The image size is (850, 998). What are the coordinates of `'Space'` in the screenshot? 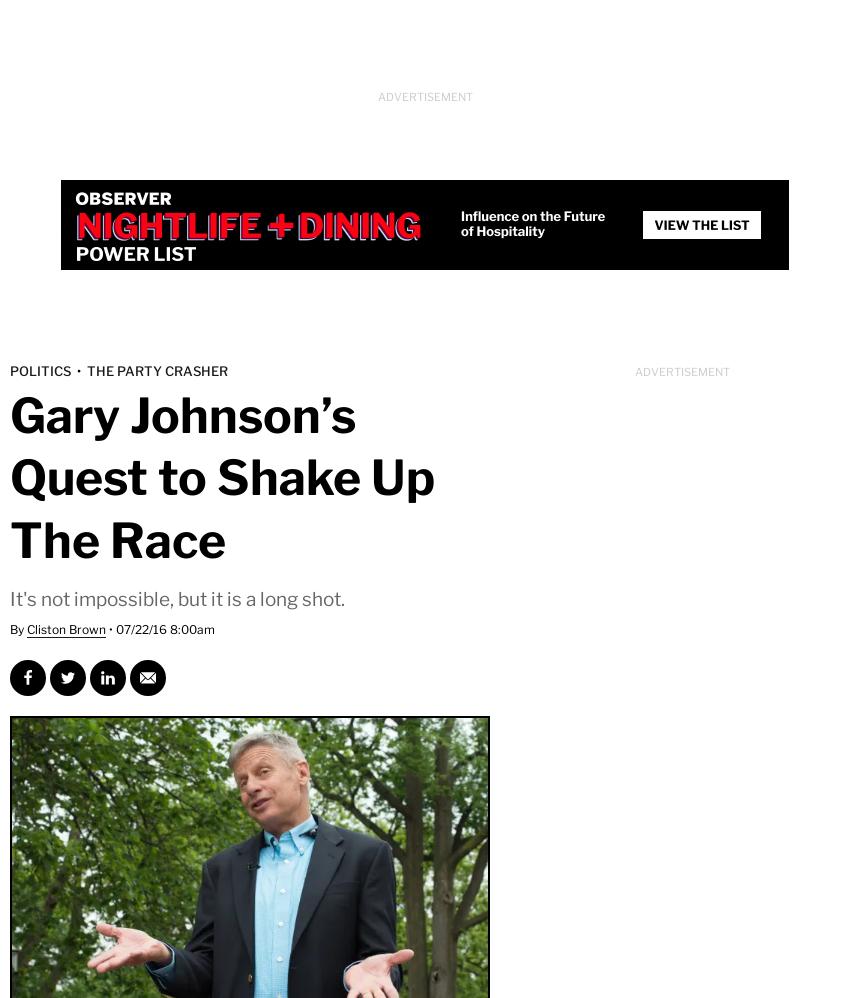 It's located at (405, 232).